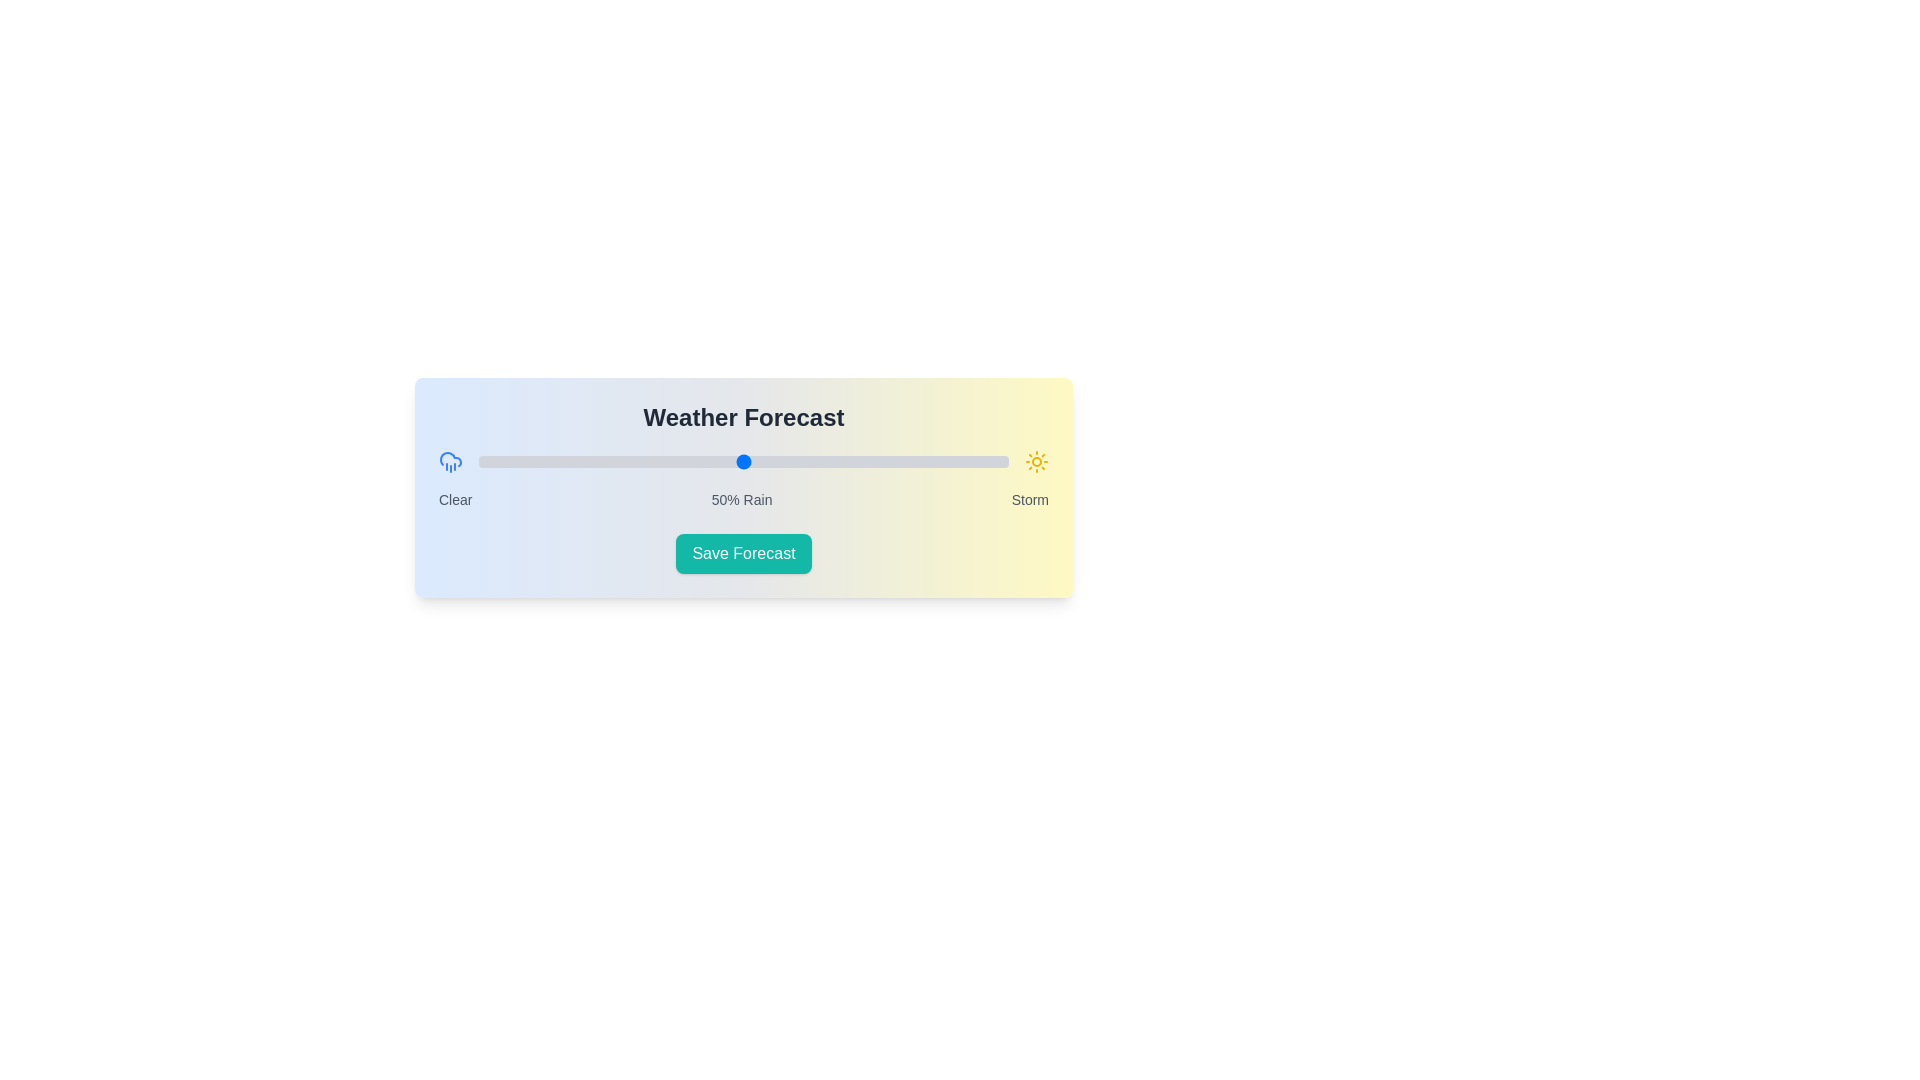  I want to click on the icon Sun to reveal additional information or effects, so click(1036, 462).